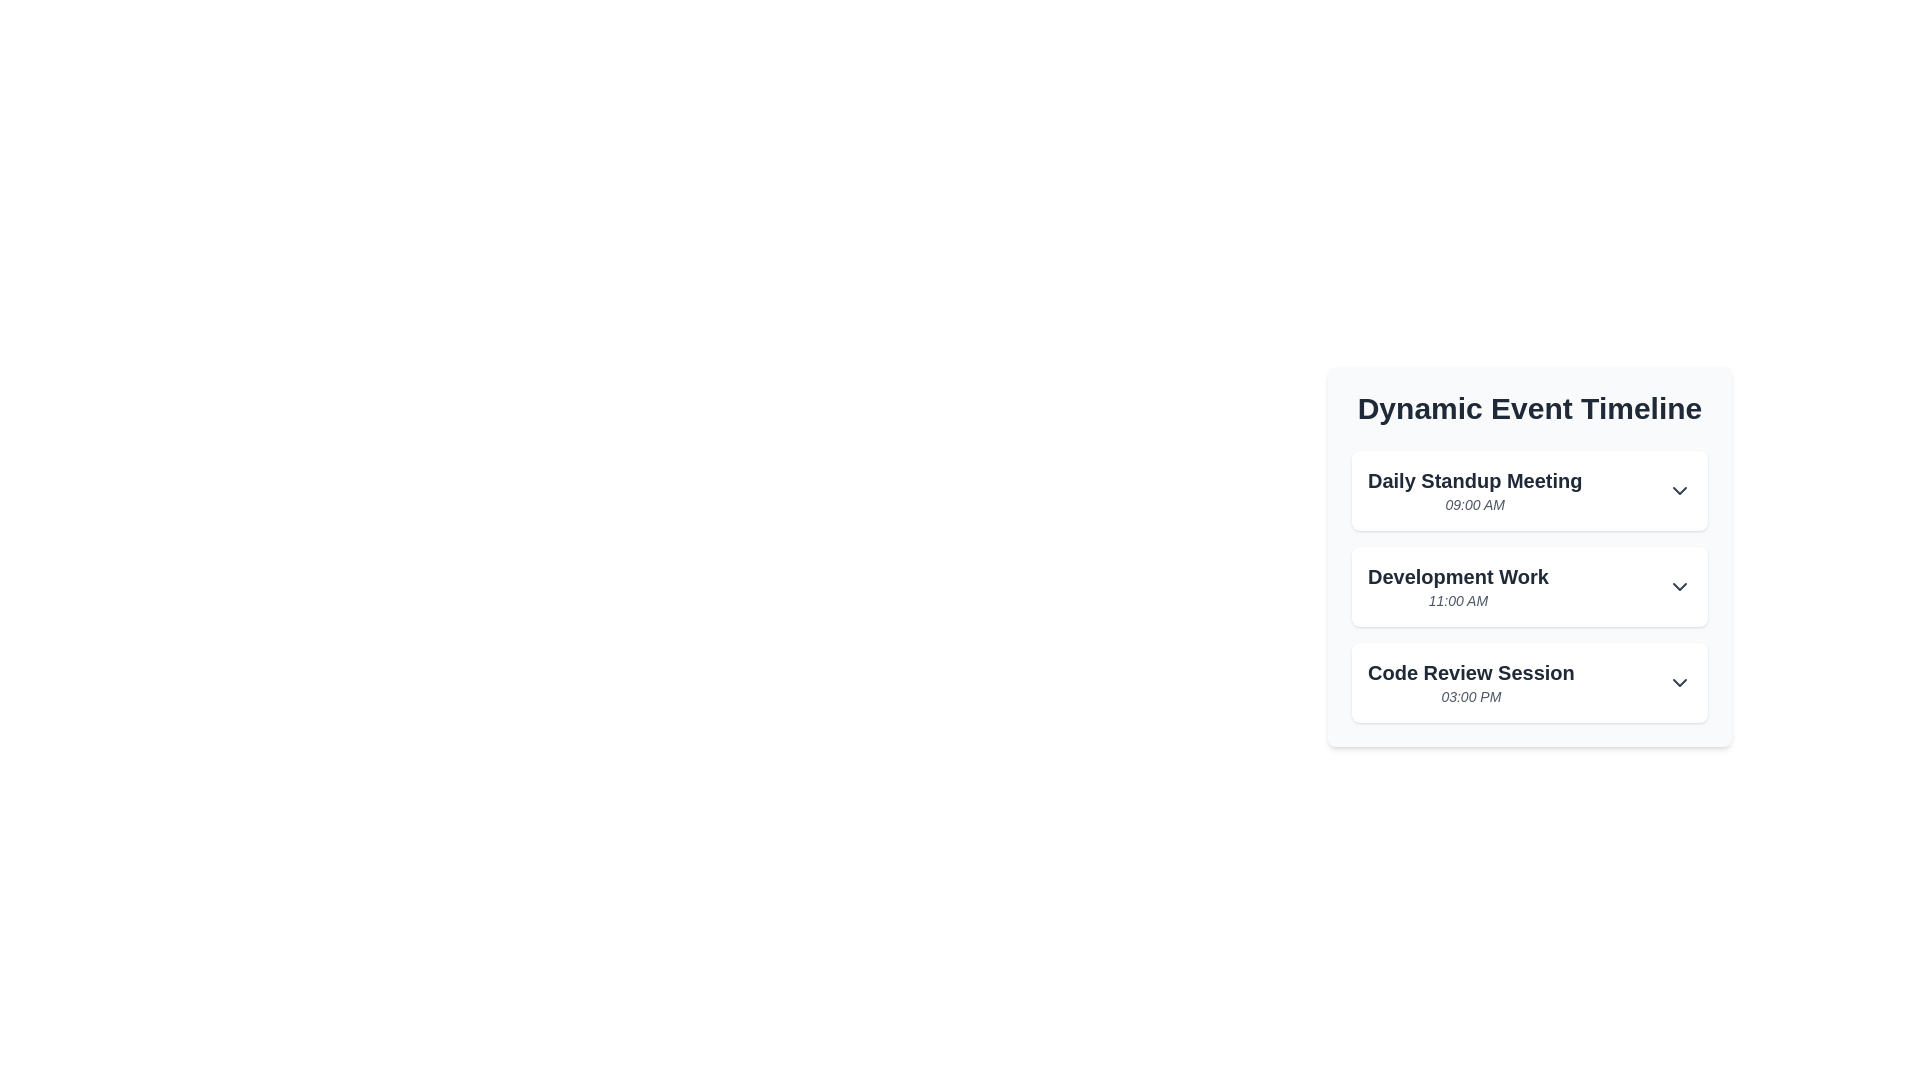 This screenshot has width=1920, height=1080. I want to click on the text label reading 'Daily Standup Meeting', which is styled in bold and larger size, colored dark gray, and positioned at the top of the event entry, so click(1475, 481).